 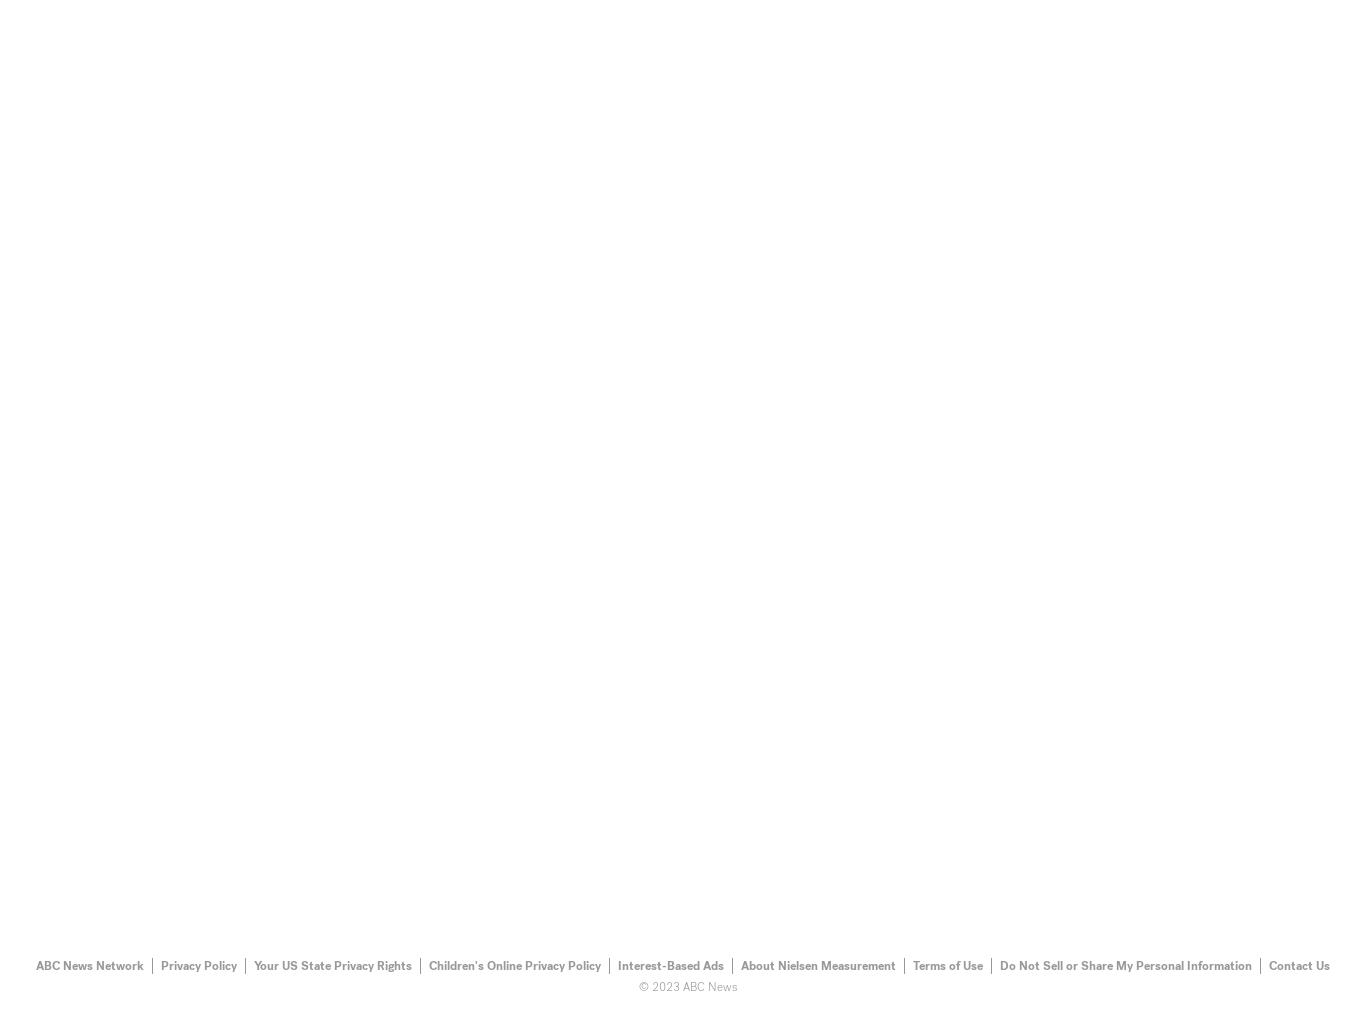 I want to click on 'Terms of Use', so click(x=948, y=964).